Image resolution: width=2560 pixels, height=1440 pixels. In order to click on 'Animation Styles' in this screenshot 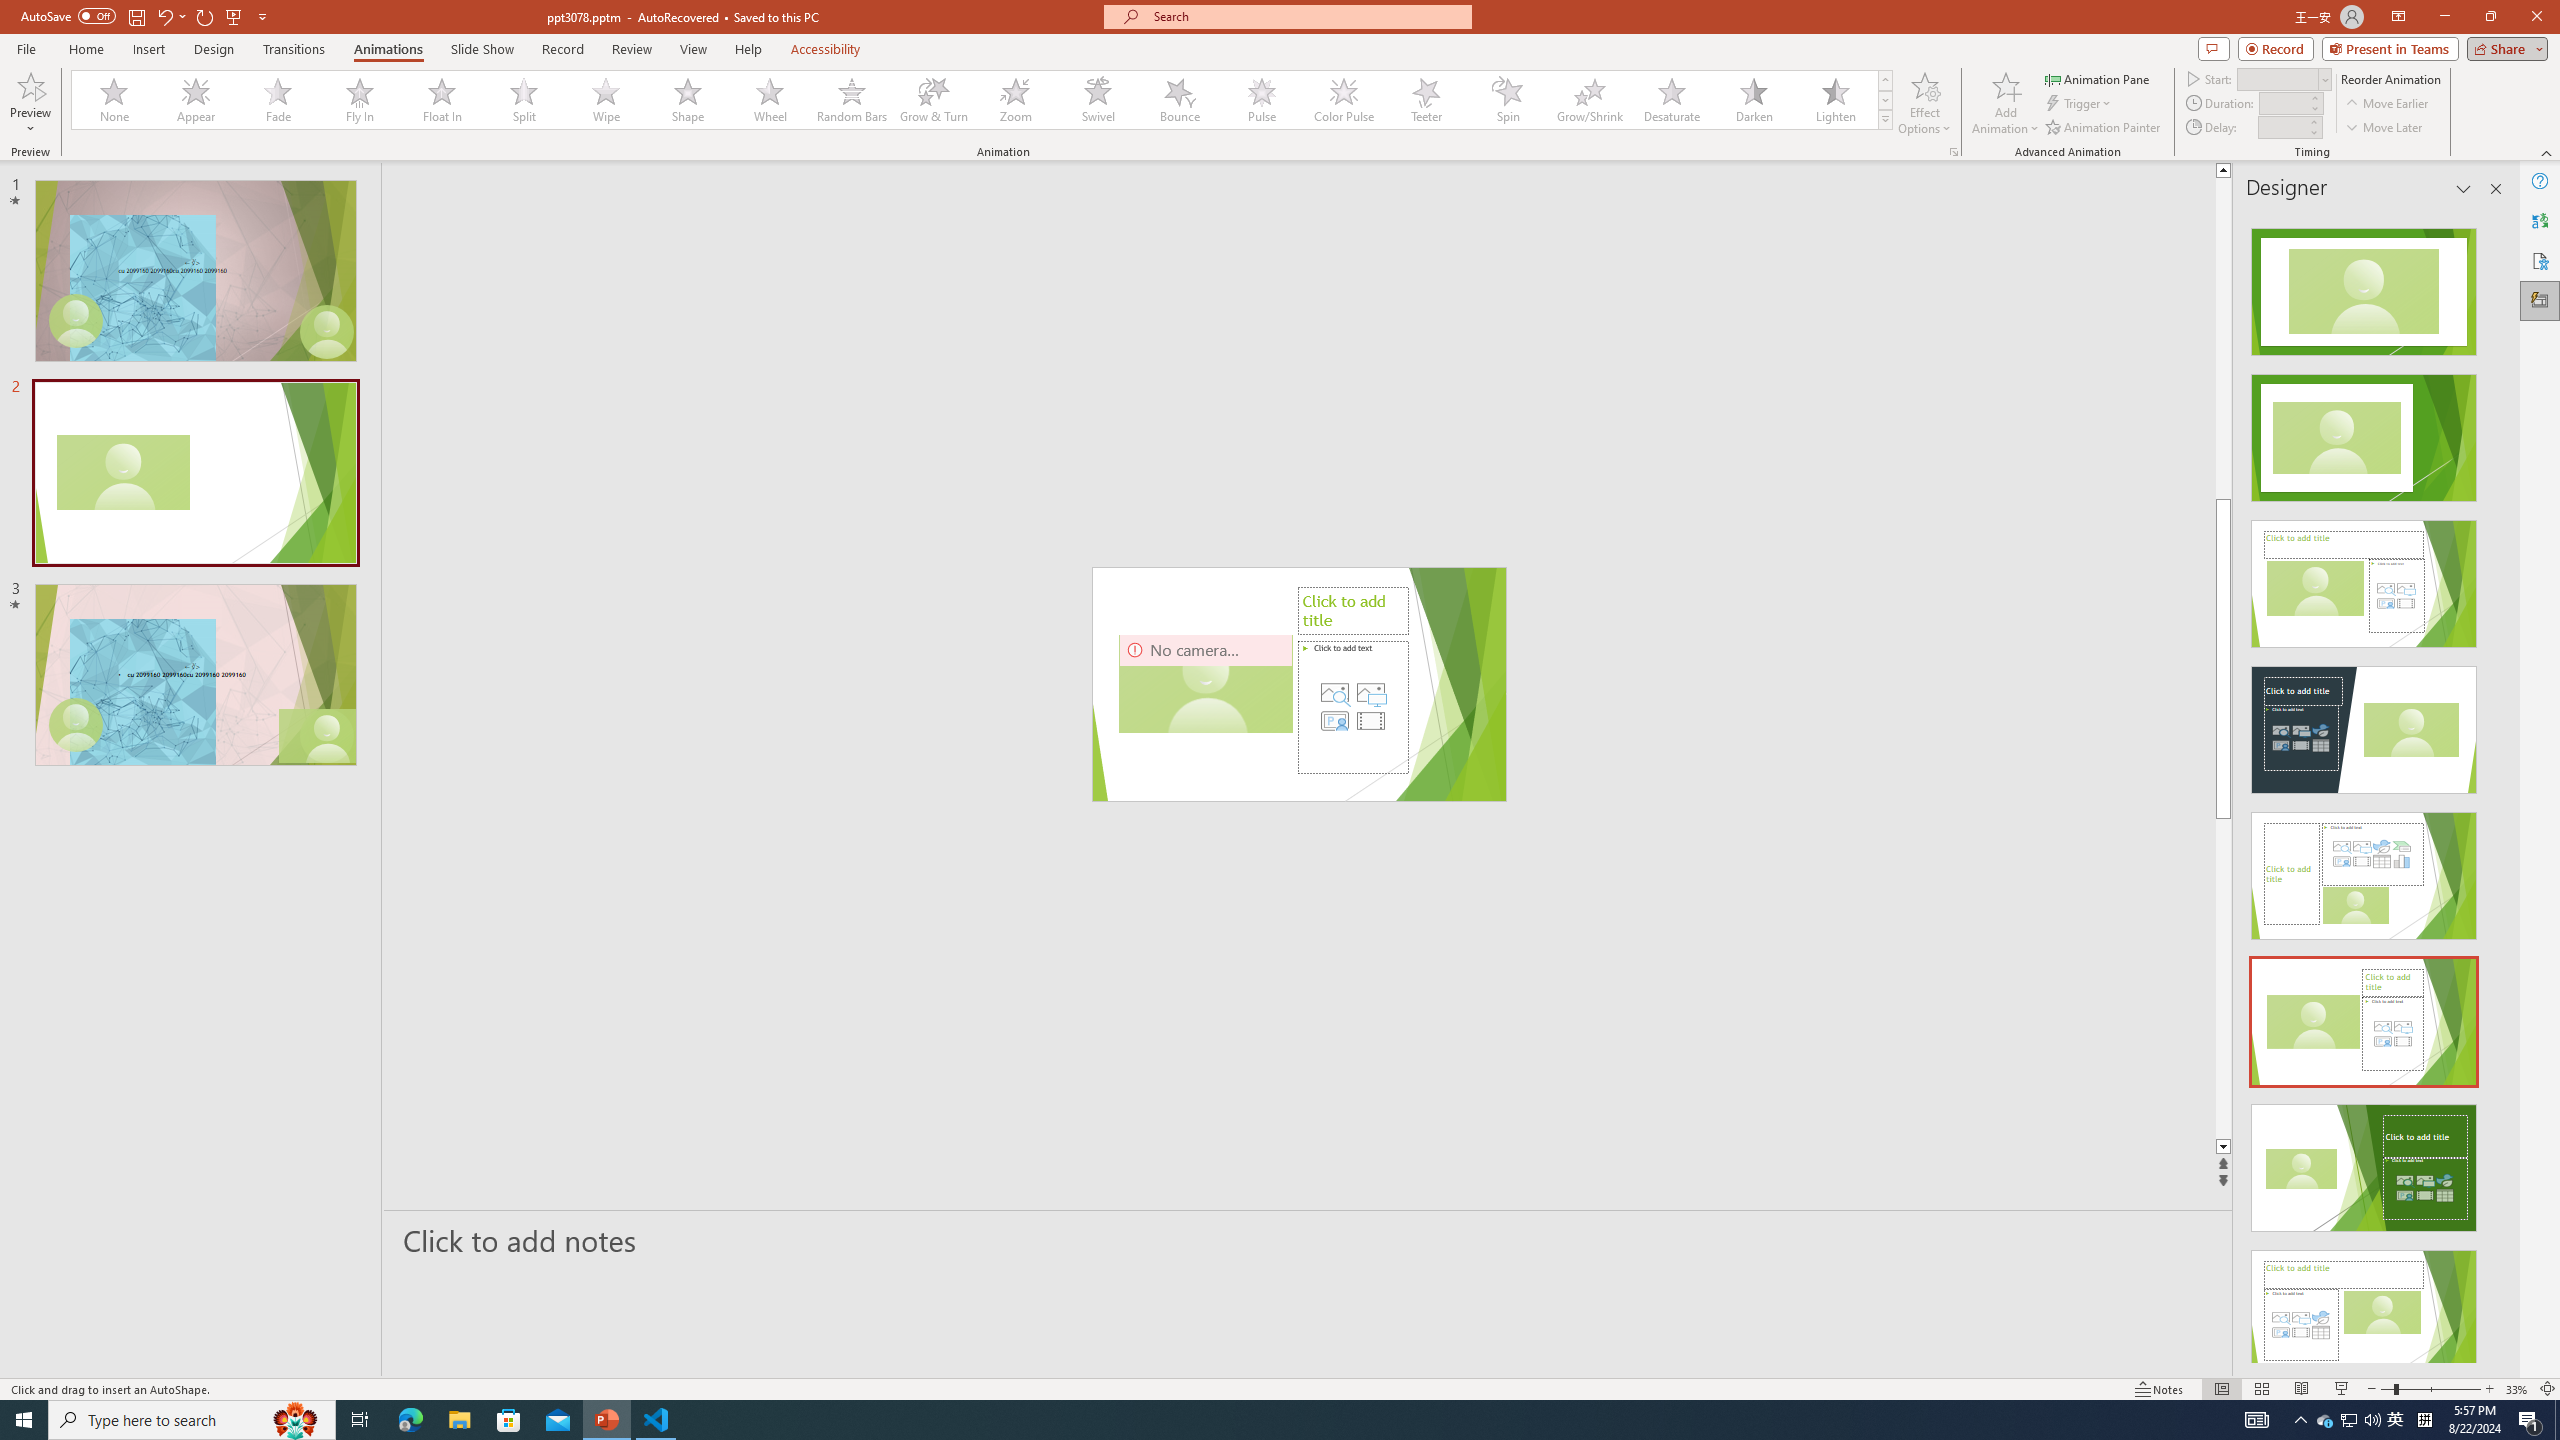, I will do `click(1884, 118)`.